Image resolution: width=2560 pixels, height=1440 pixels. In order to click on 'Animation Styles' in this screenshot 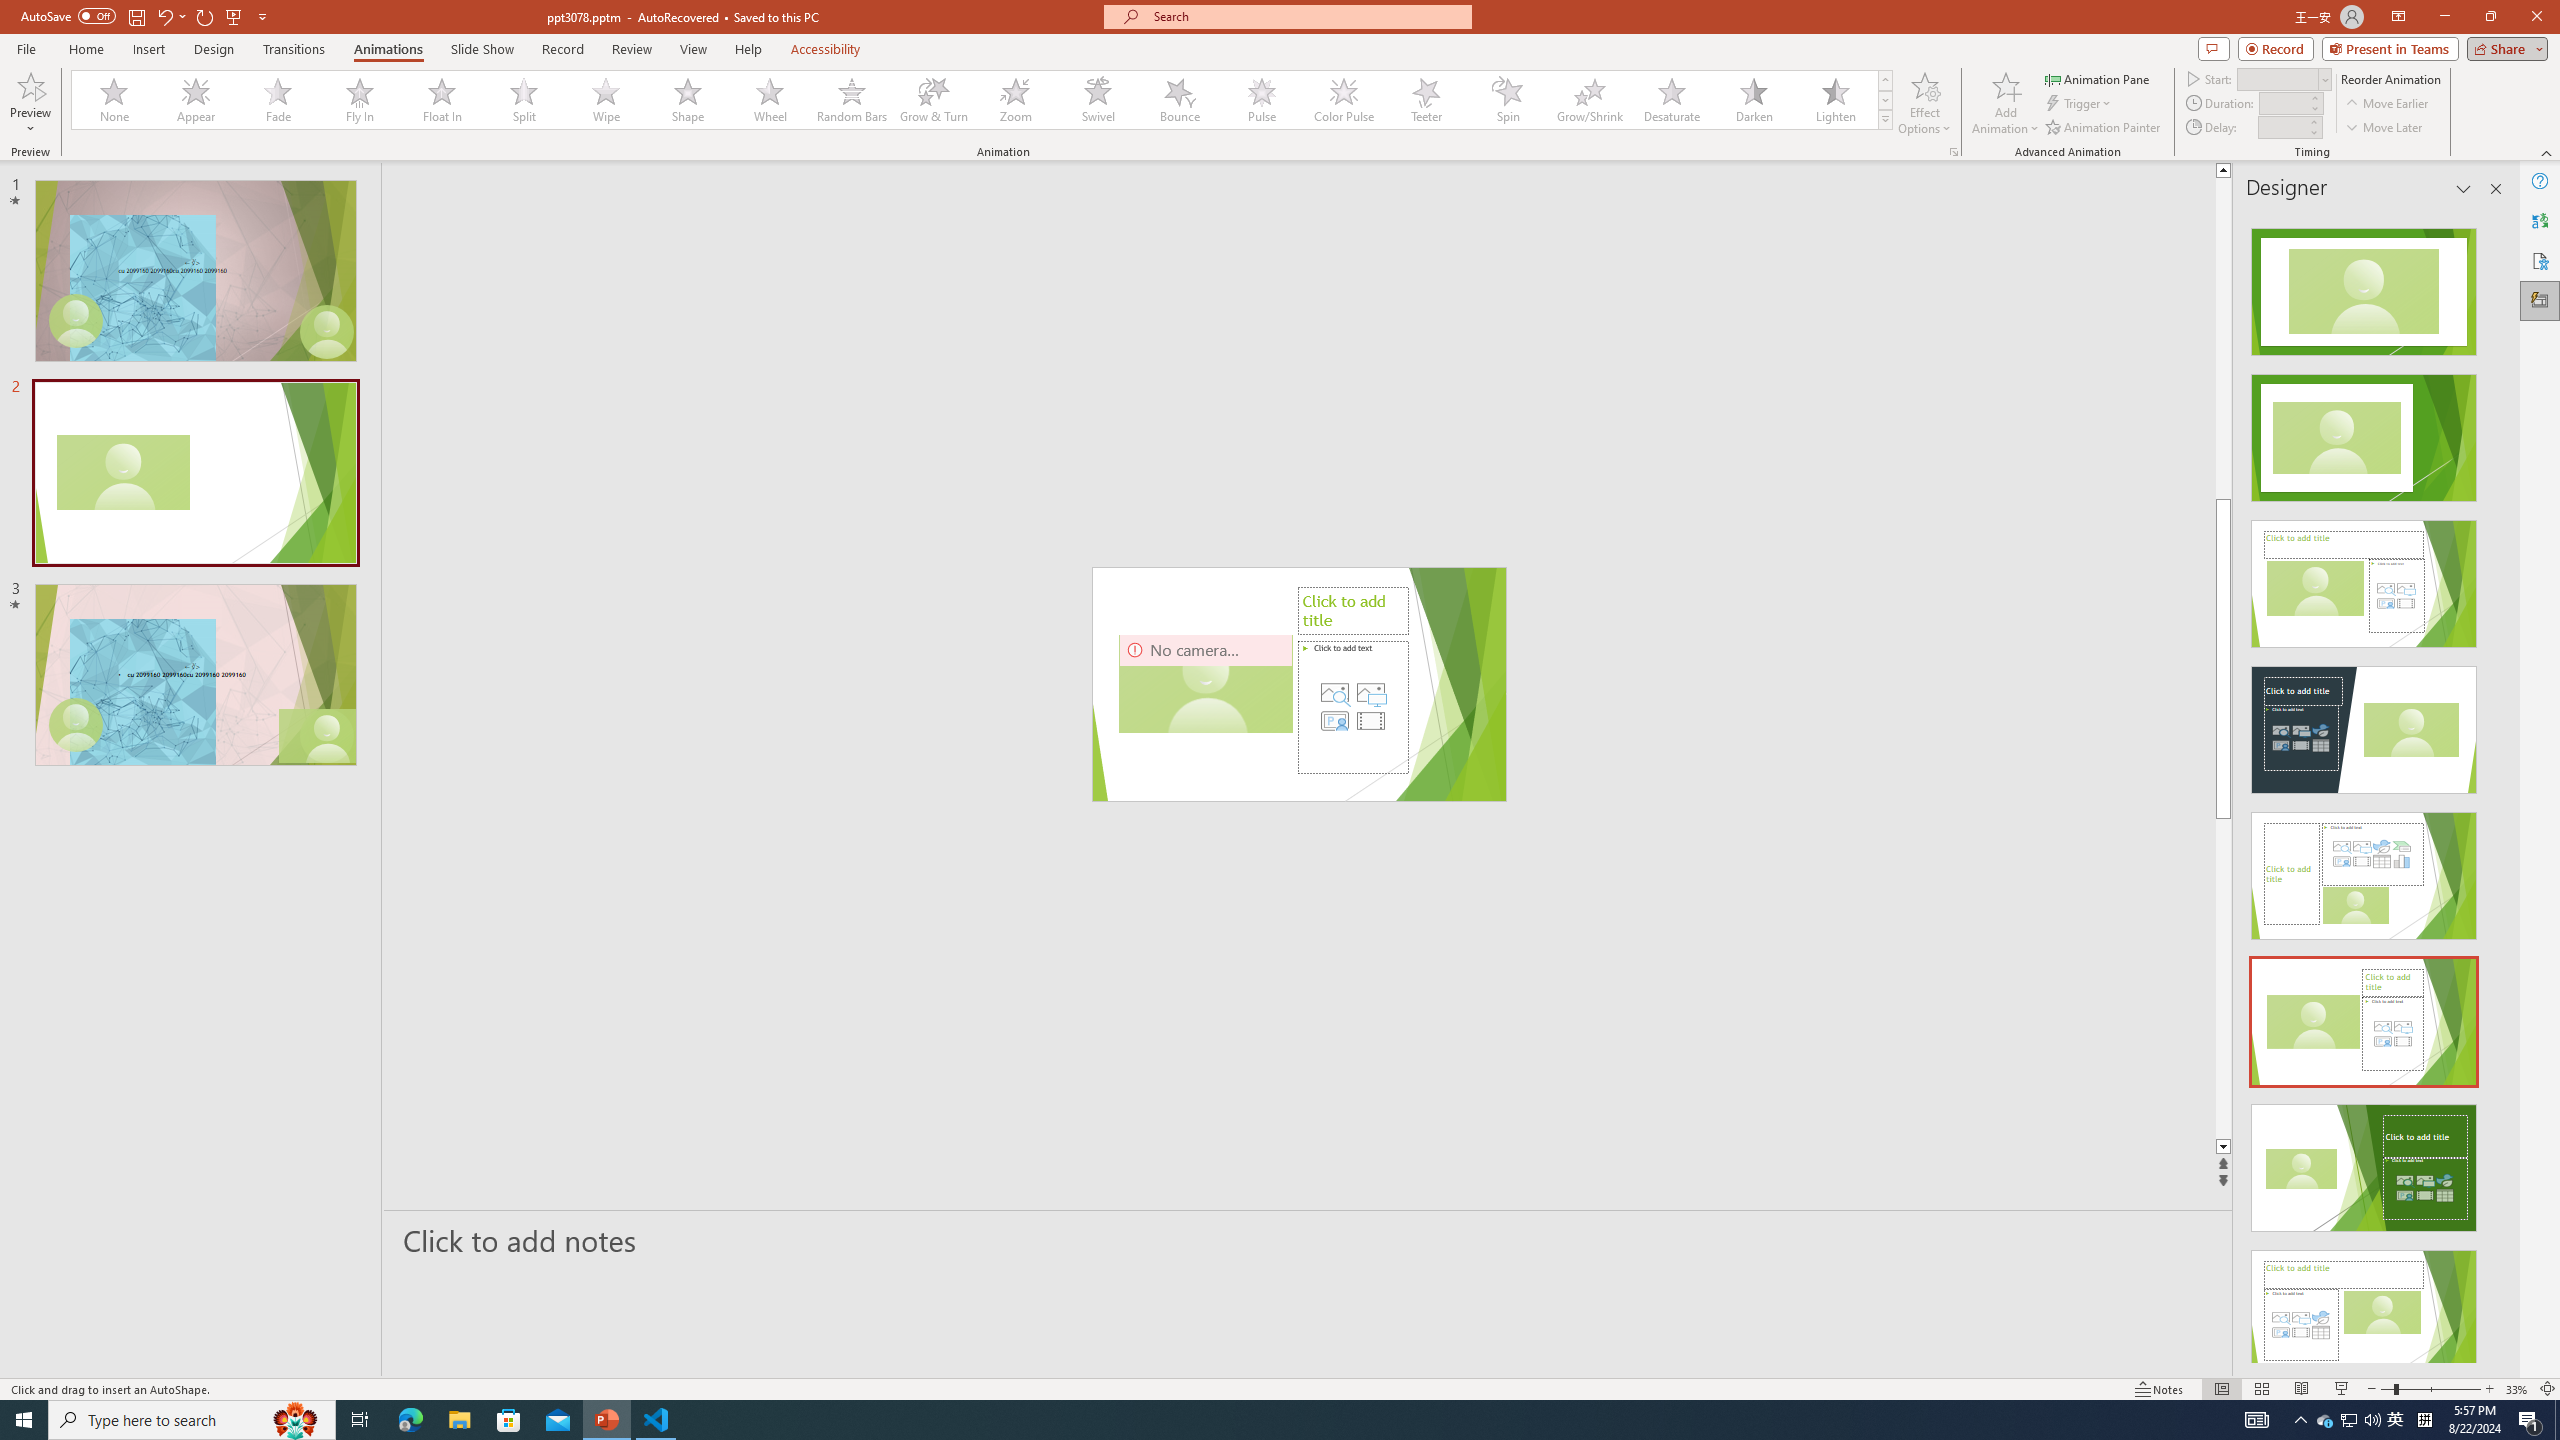, I will do `click(1884, 118)`.